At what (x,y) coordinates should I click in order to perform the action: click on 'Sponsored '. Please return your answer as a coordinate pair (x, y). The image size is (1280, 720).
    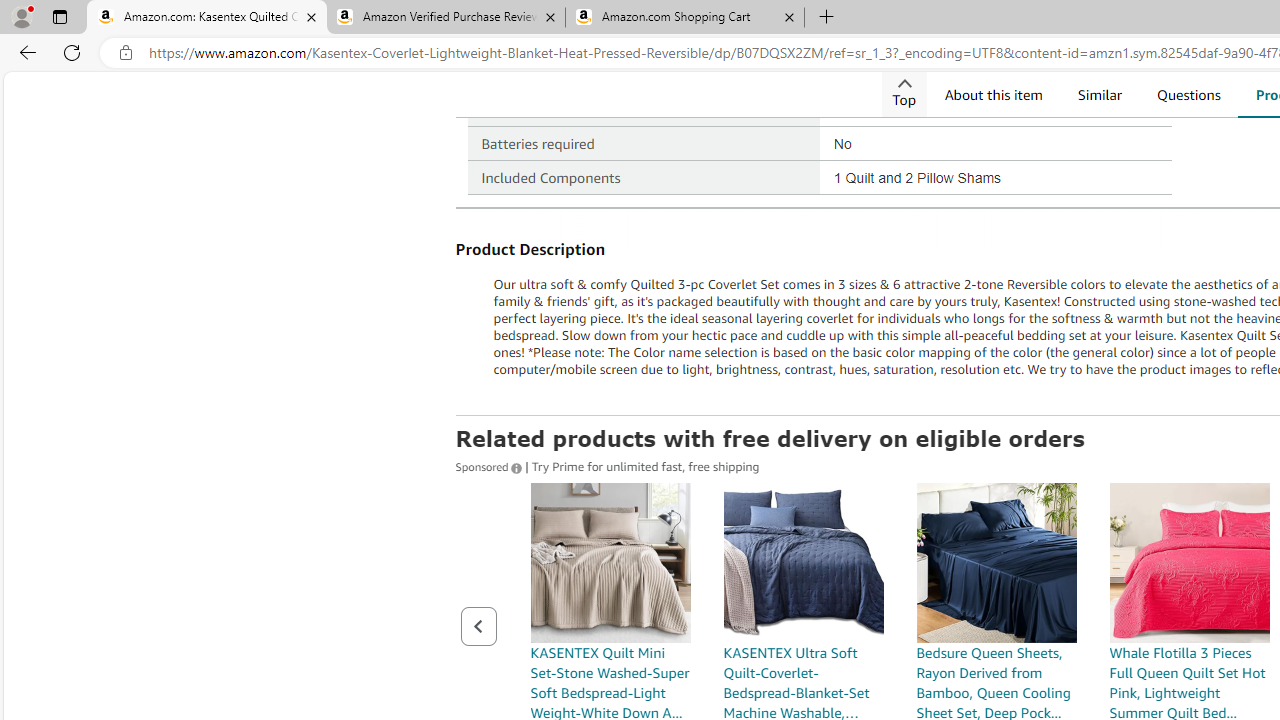
    Looking at the image, I should click on (490, 465).